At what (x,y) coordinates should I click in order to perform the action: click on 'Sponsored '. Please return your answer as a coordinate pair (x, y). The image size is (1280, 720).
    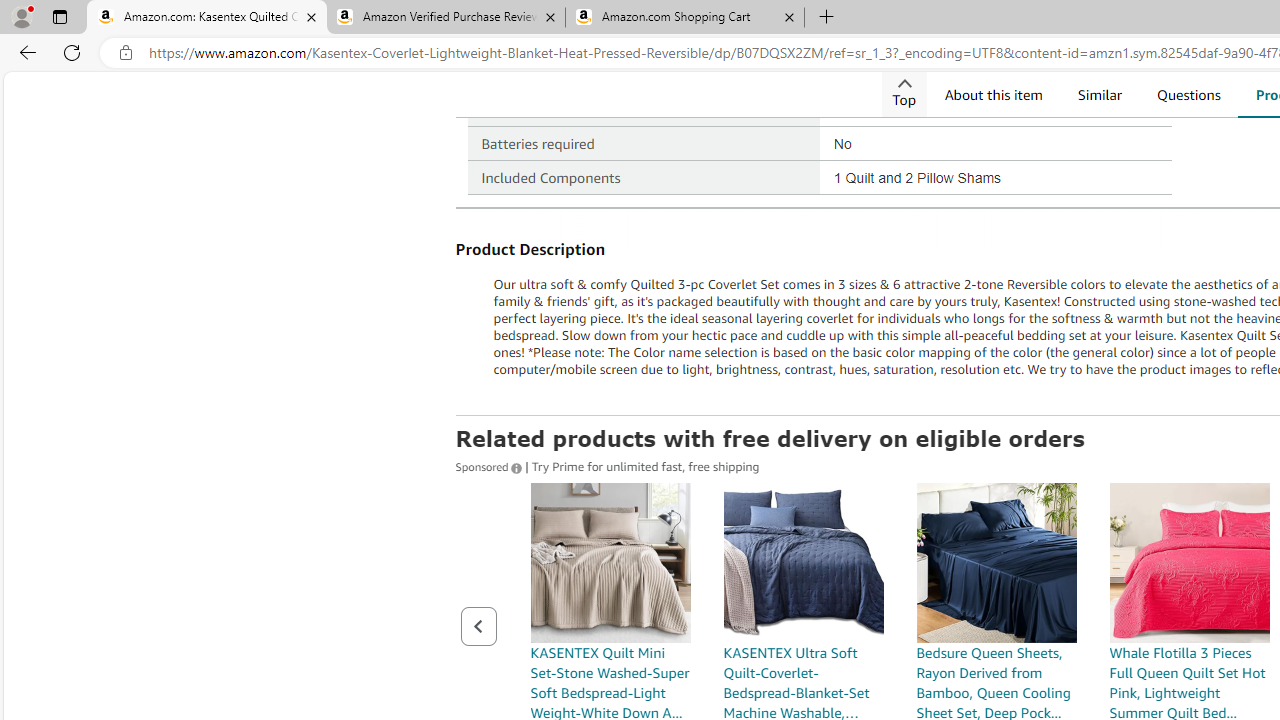
    Looking at the image, I should click on (490, 465).